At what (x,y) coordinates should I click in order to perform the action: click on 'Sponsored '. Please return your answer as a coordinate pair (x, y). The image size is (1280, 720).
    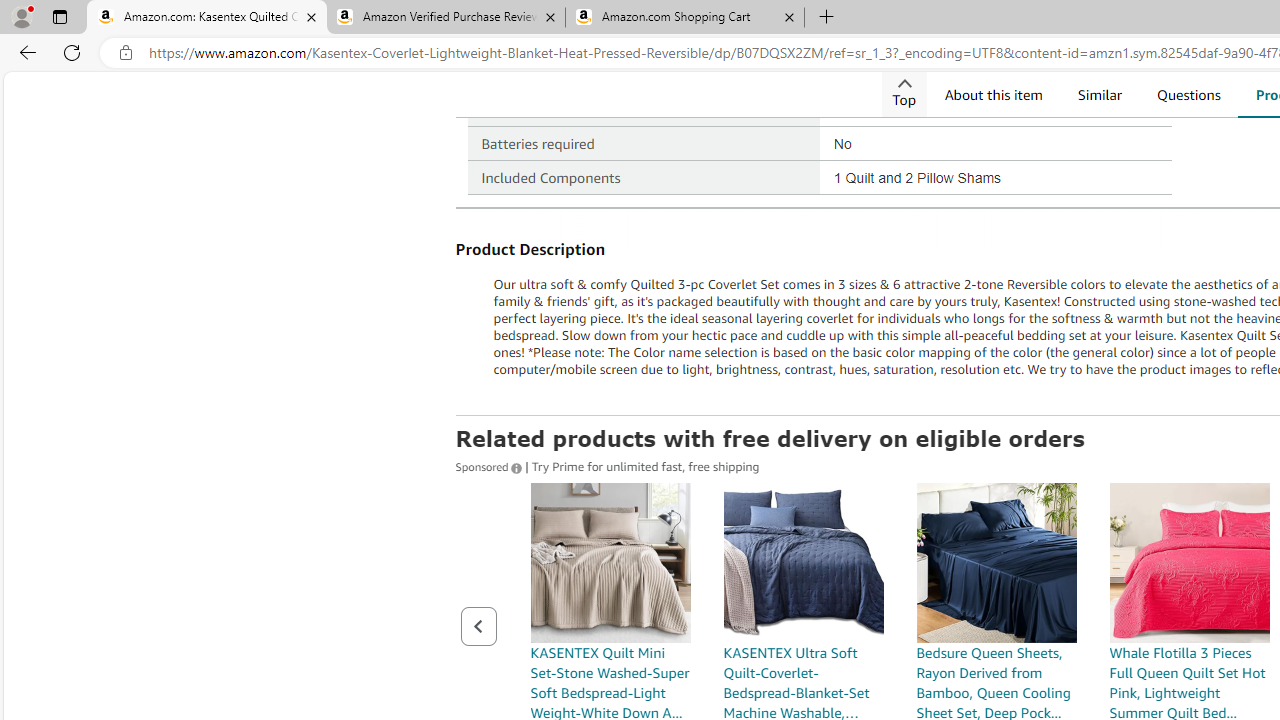
    Looking at the image, I should click on (490, 465).